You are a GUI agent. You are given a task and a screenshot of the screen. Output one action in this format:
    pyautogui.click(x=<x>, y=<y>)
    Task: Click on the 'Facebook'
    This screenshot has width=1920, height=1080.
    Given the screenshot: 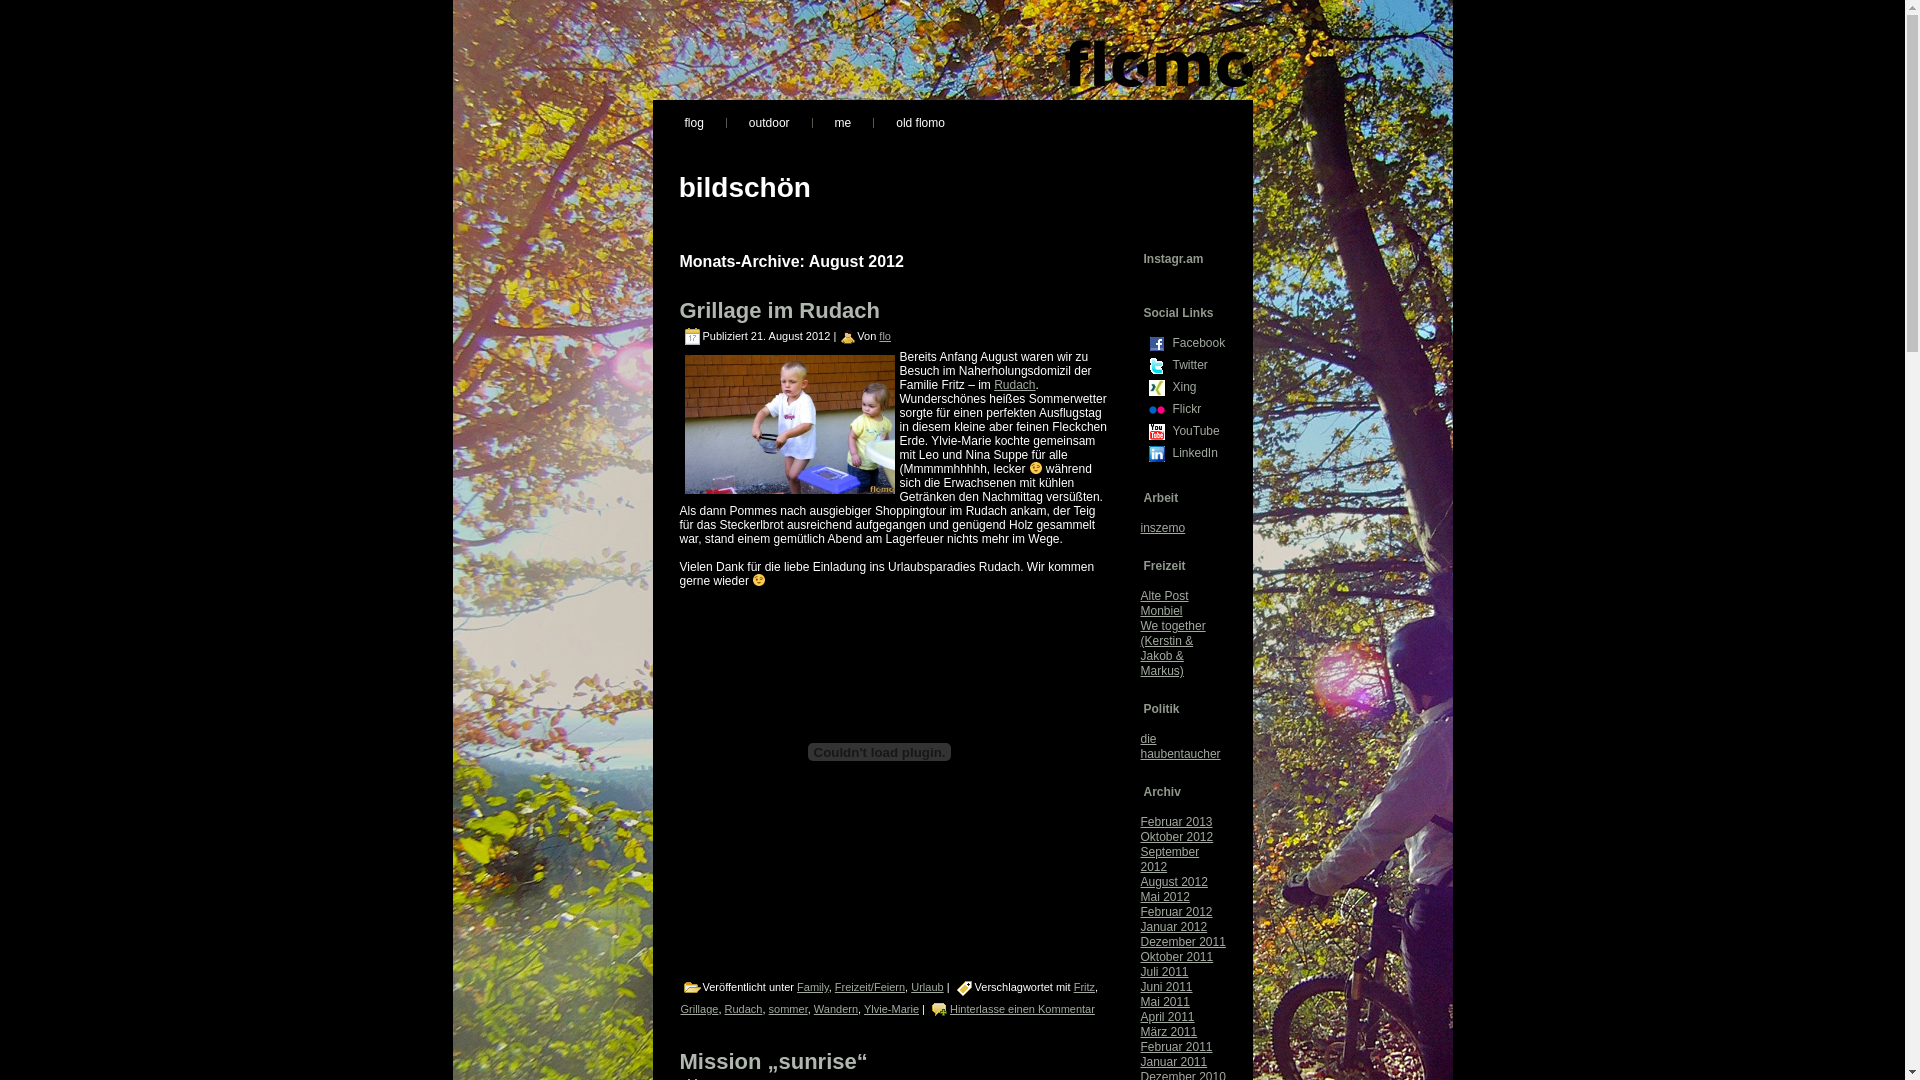 What is the action you would take?
    pyautogui.click(x=1198, y=342)
    